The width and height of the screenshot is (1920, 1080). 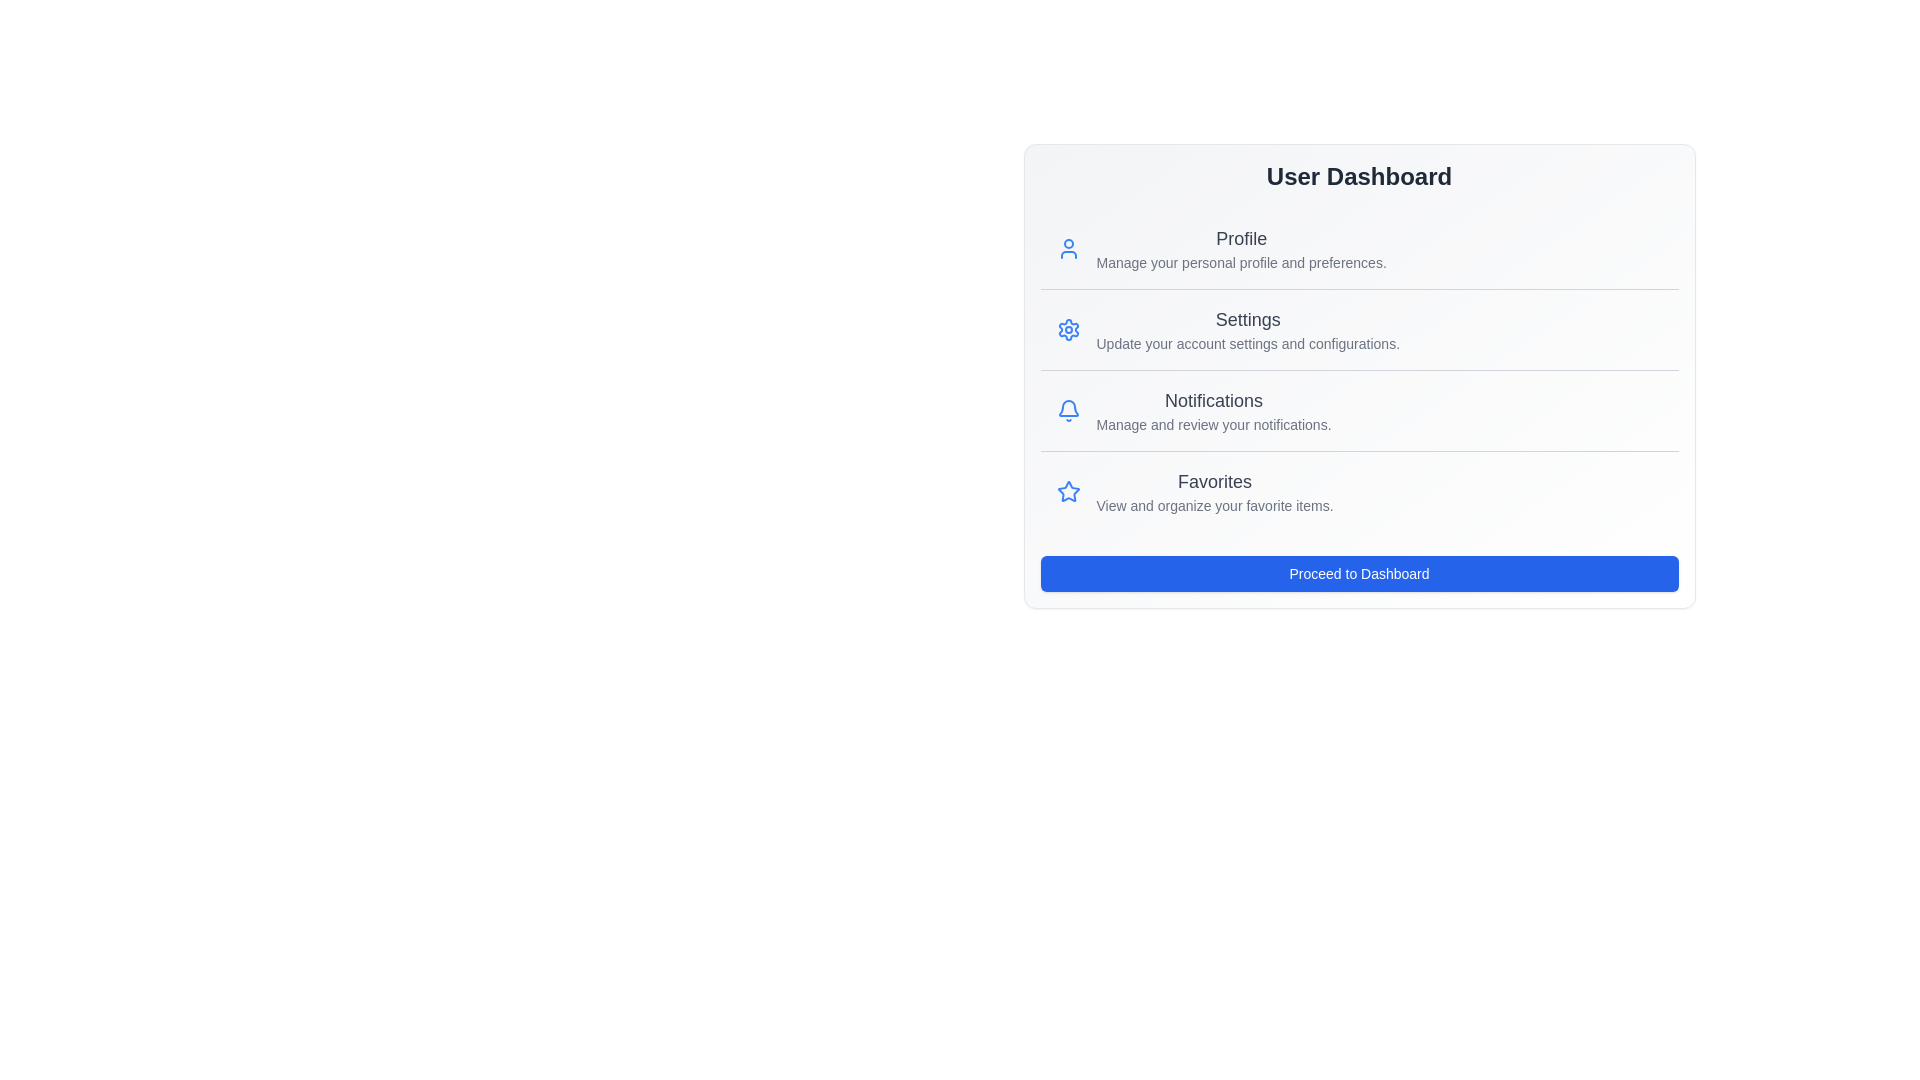 What do you see at coordinates (1213, 504) in the screenshot?
I see `the text element that reads 'View and organize your favorite items.' located below the 'Favorites' title in the user dashboard` at bounding box center [1213, 504].